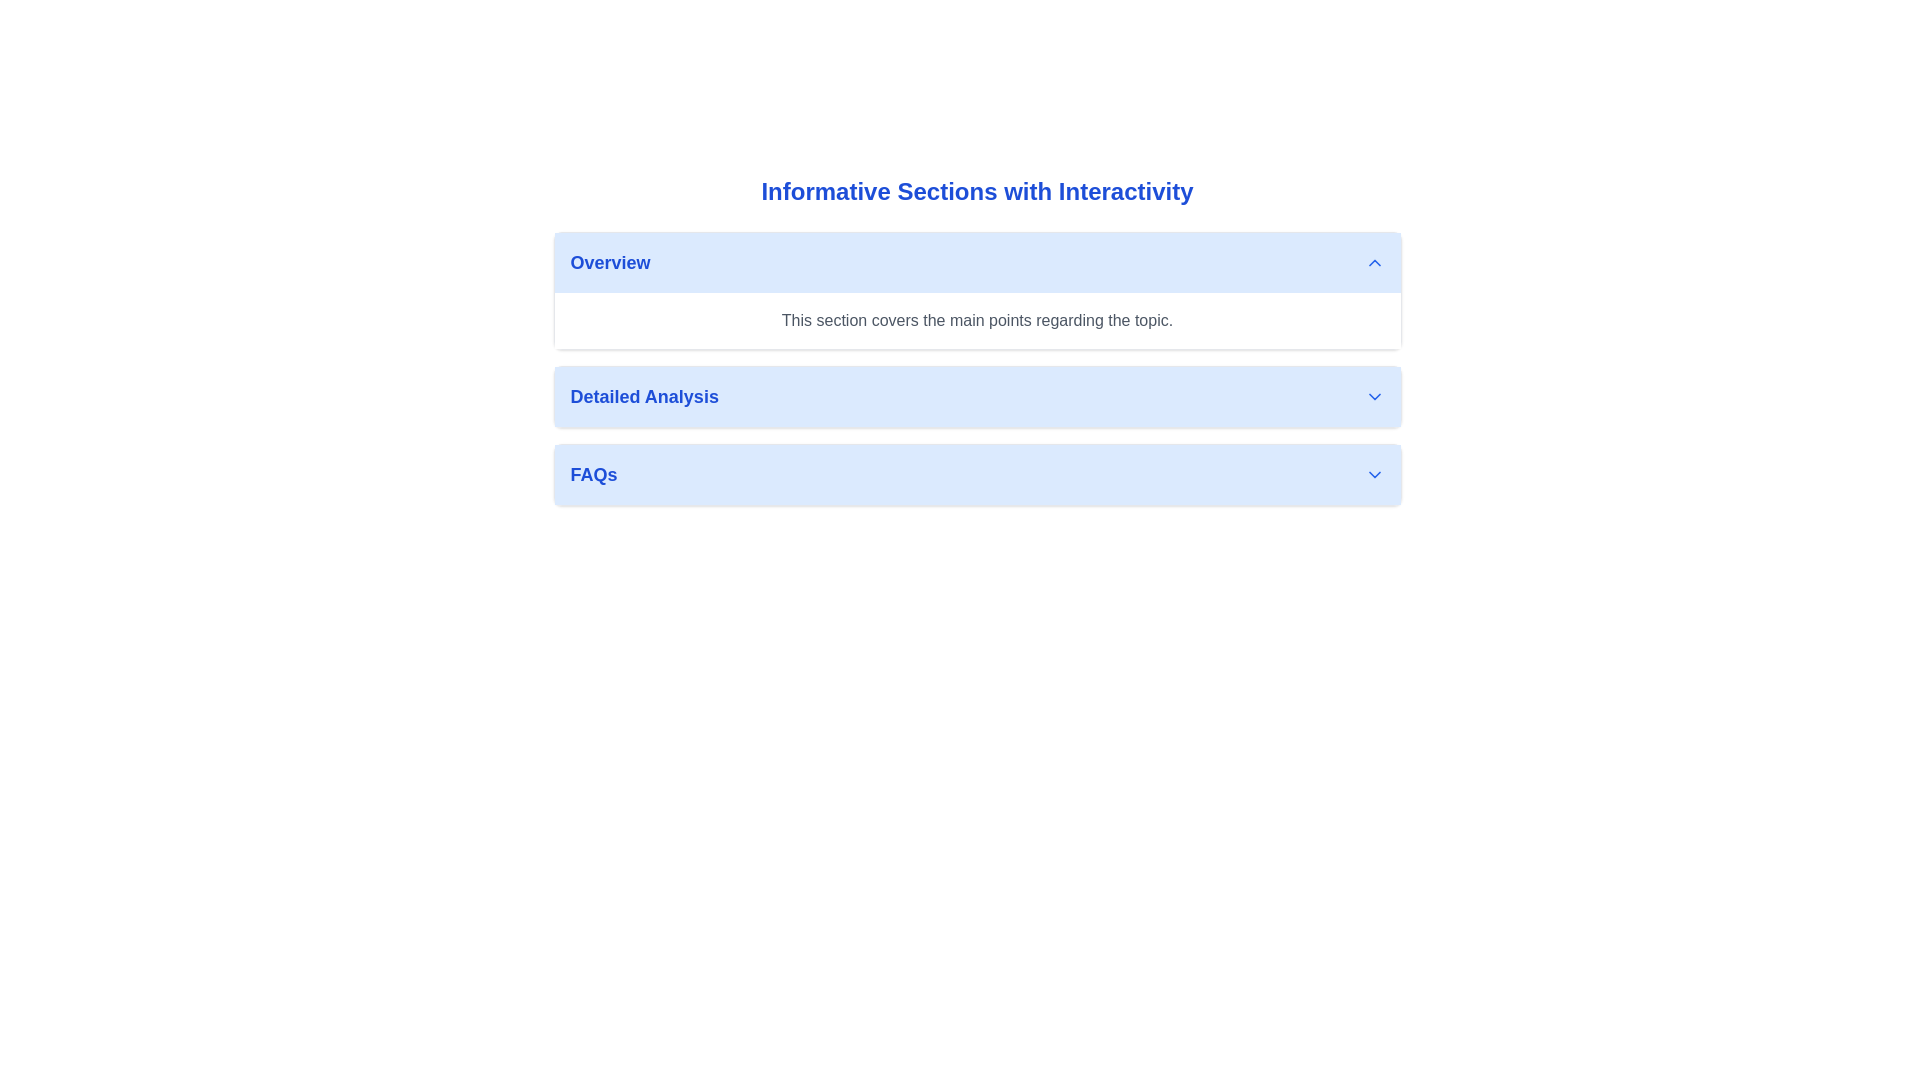 The image size is (1920, 1080). I want to click on 'FAQs' text label located on the left side of the interface, below the 'Detailed Analysis' section, so click(593, 474).